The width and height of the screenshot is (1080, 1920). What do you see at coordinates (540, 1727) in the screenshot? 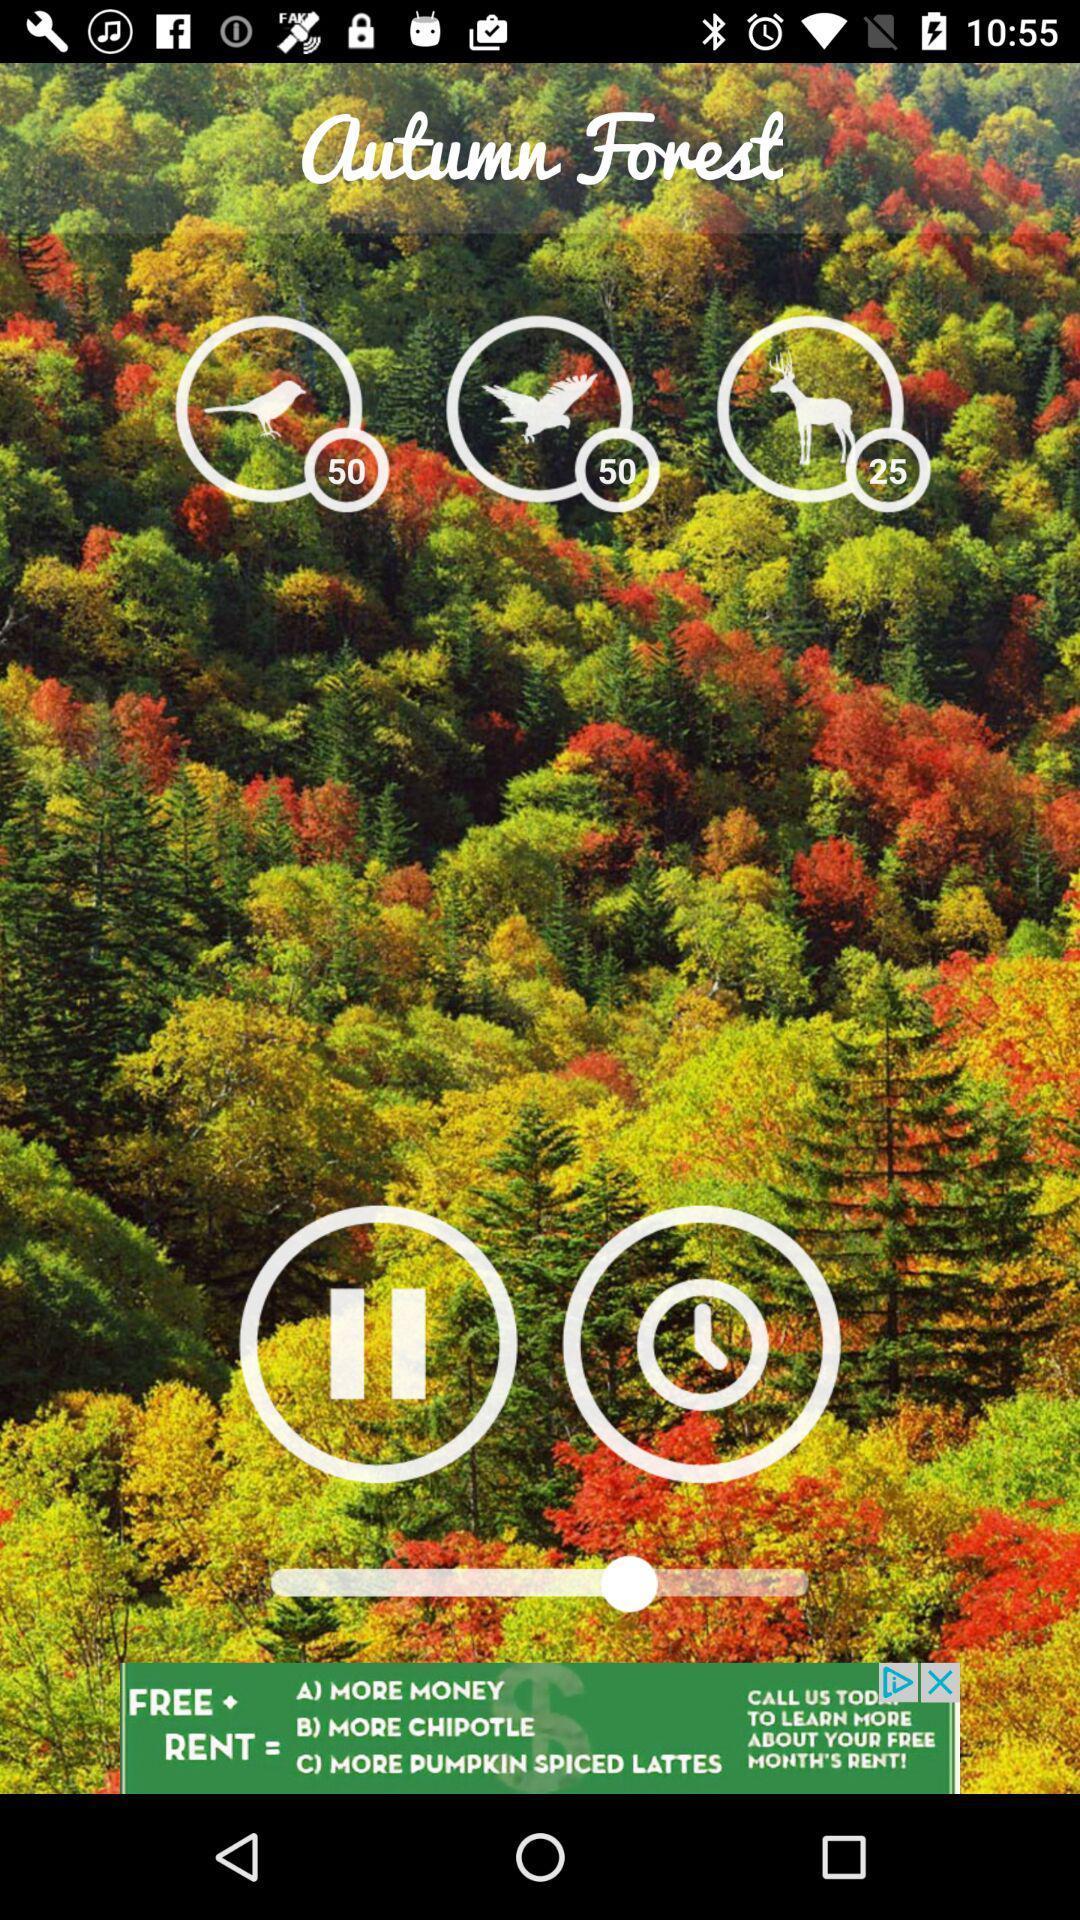
I see `click on free rent icon` at bounding box center [540, 1727].